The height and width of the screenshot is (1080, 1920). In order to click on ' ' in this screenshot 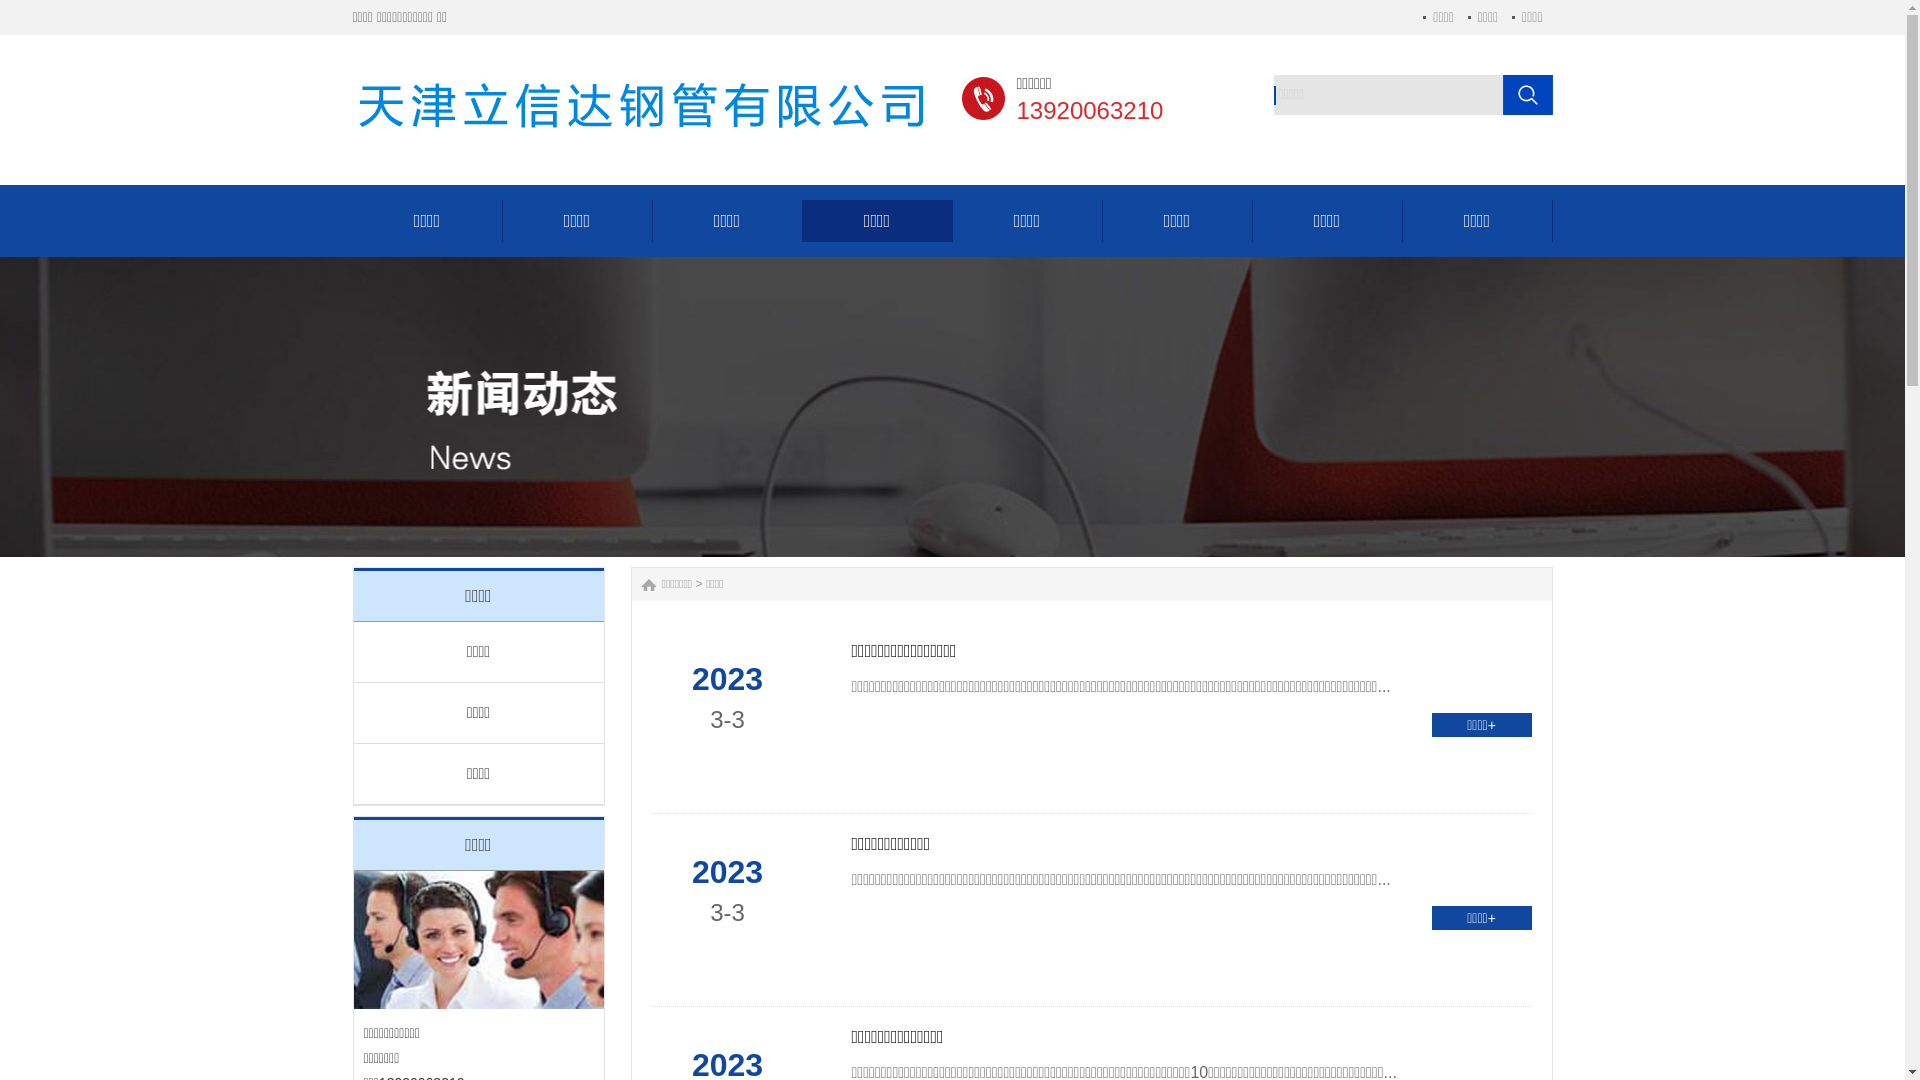, I will do `click(1527, 95)`.